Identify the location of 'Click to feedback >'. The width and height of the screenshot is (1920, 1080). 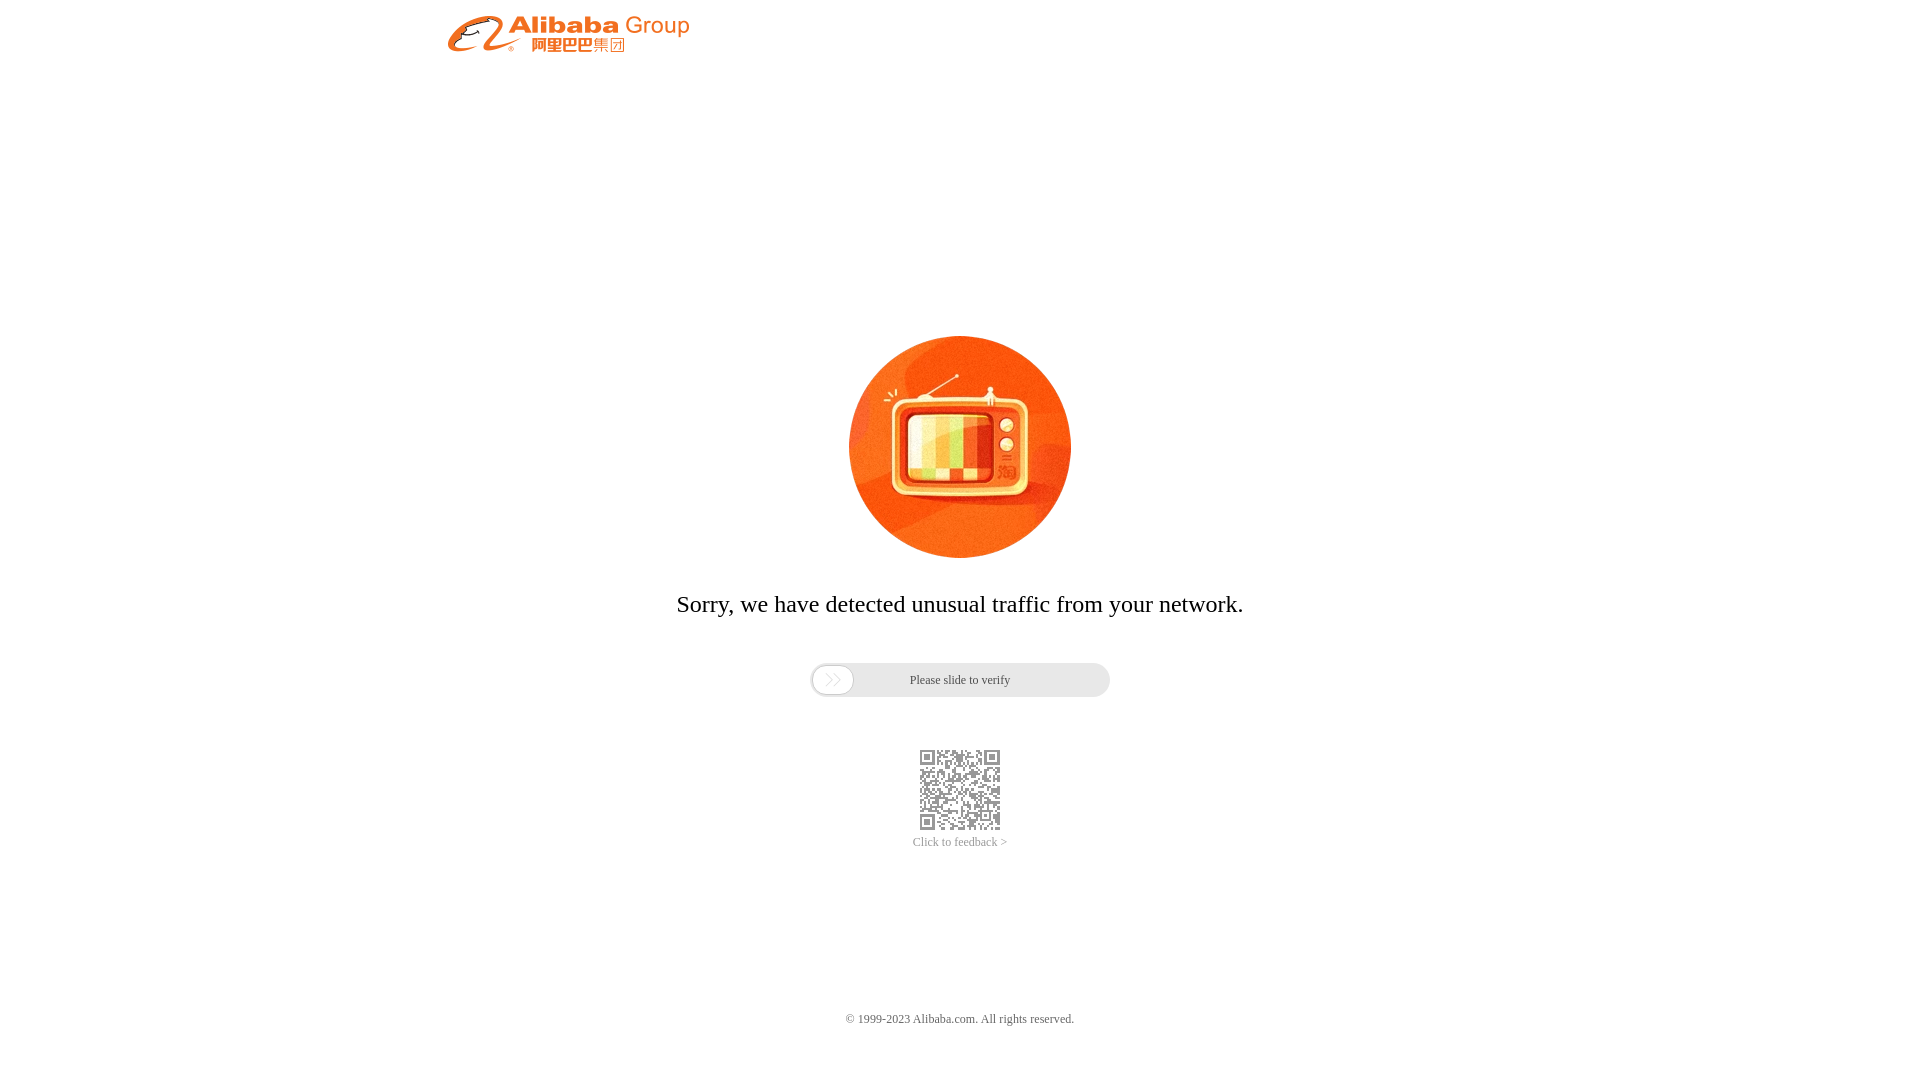
(960, 842).